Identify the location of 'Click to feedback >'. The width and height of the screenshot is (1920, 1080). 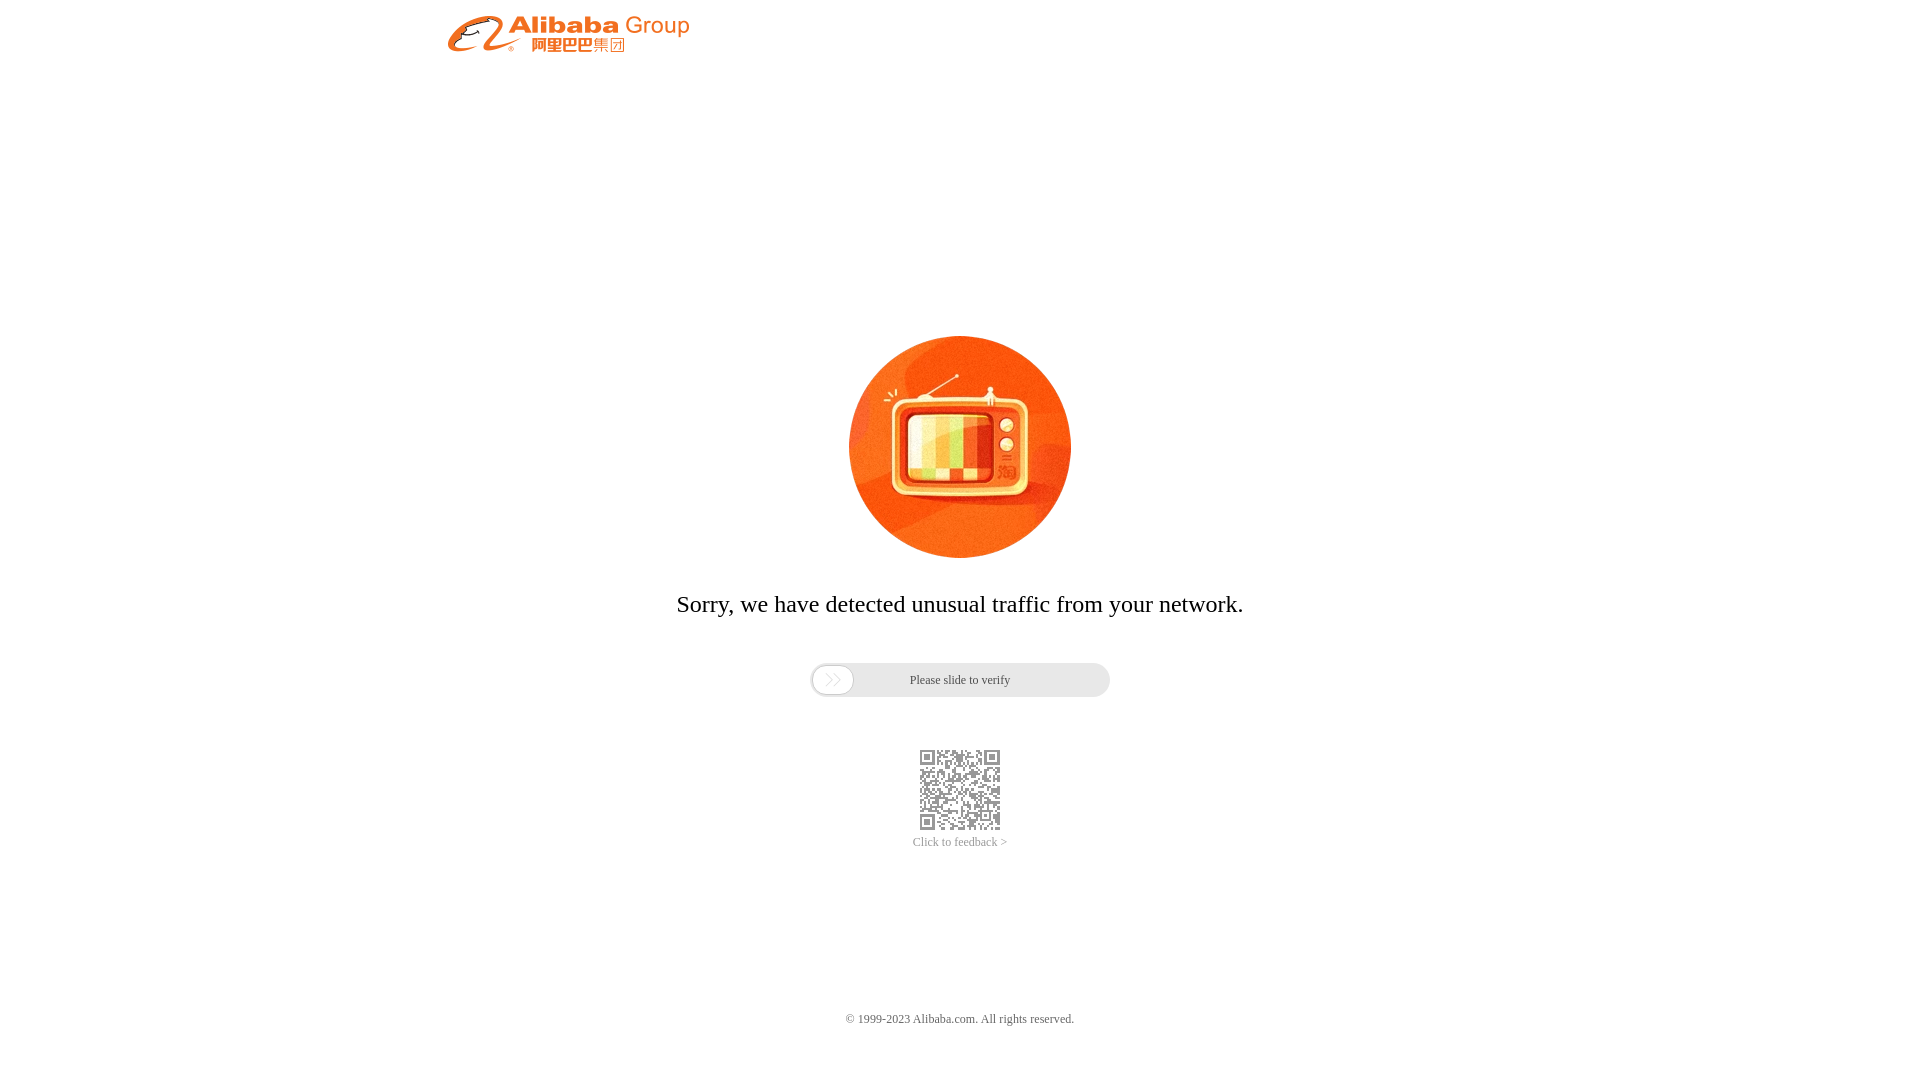
(960, 842).